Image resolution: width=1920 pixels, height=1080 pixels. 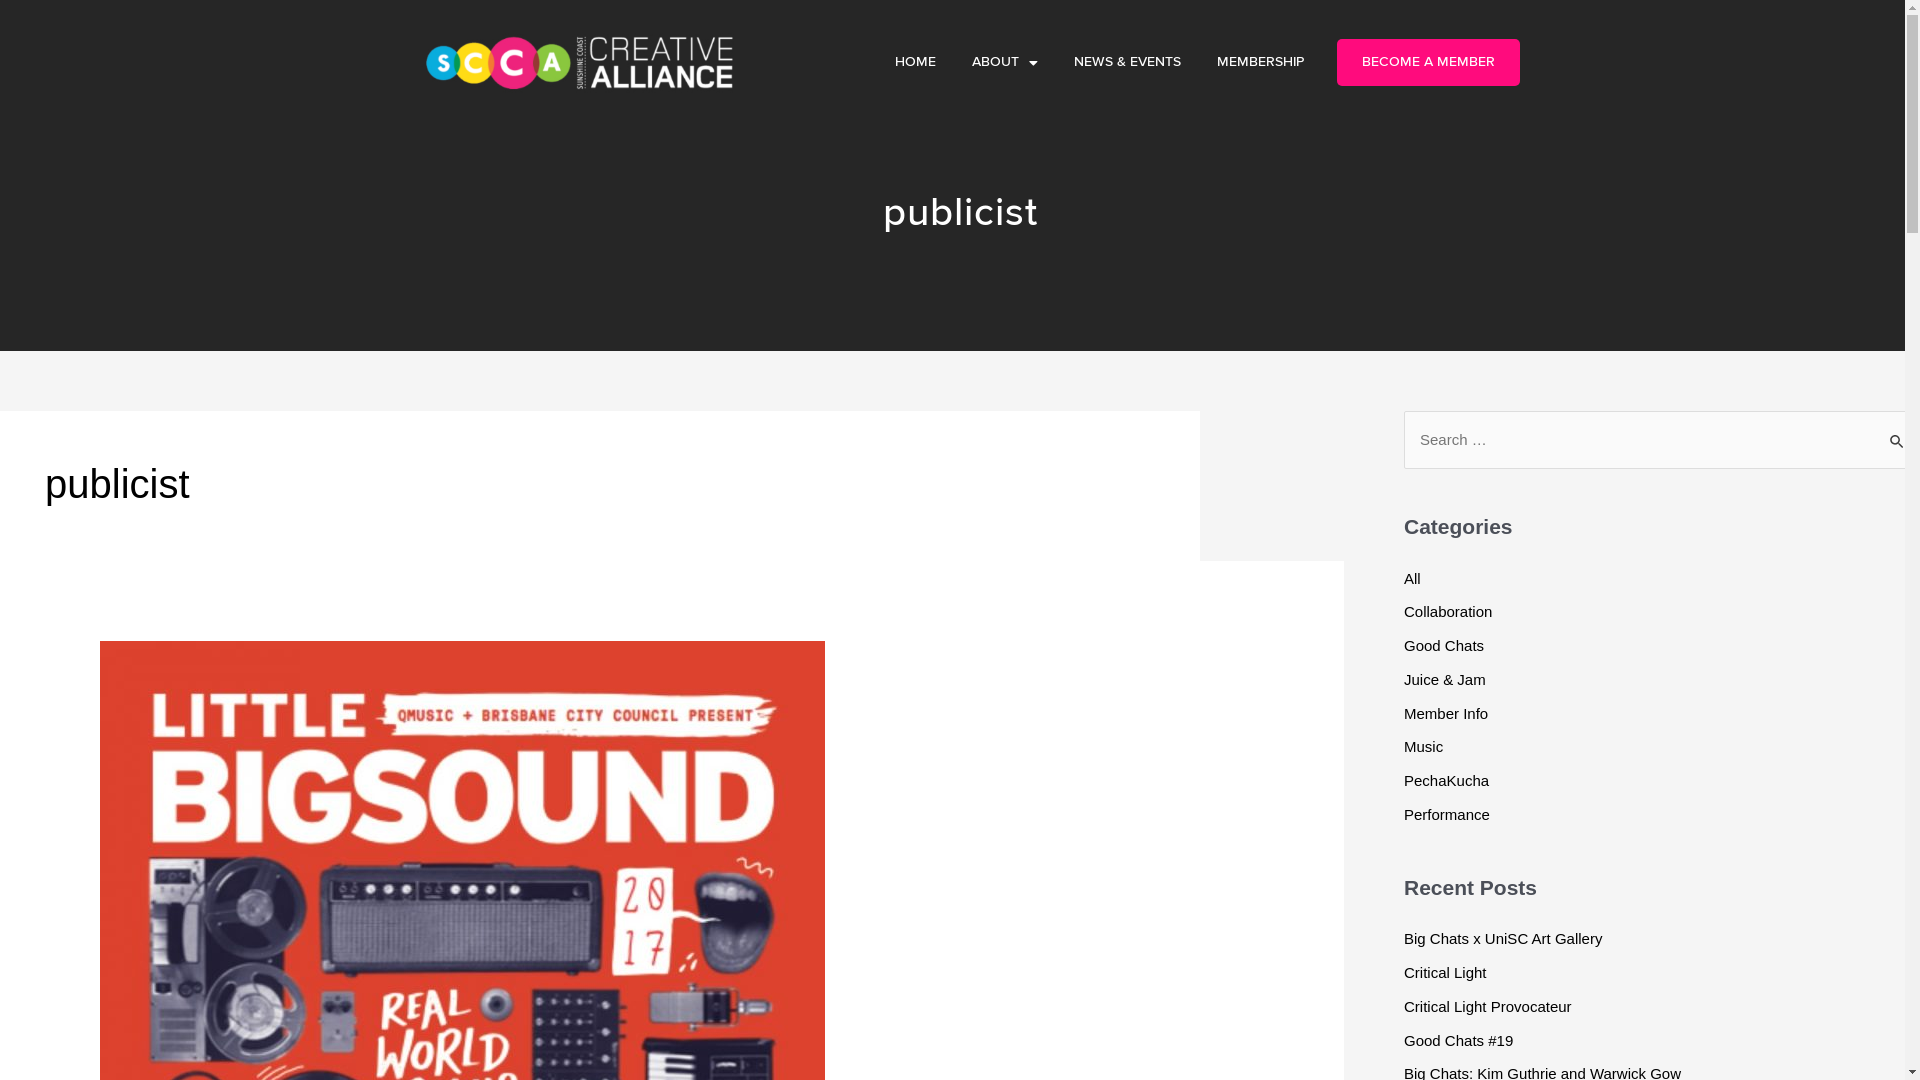 I want to click on 'Juice & Jam', so click(x=1444, y=678).